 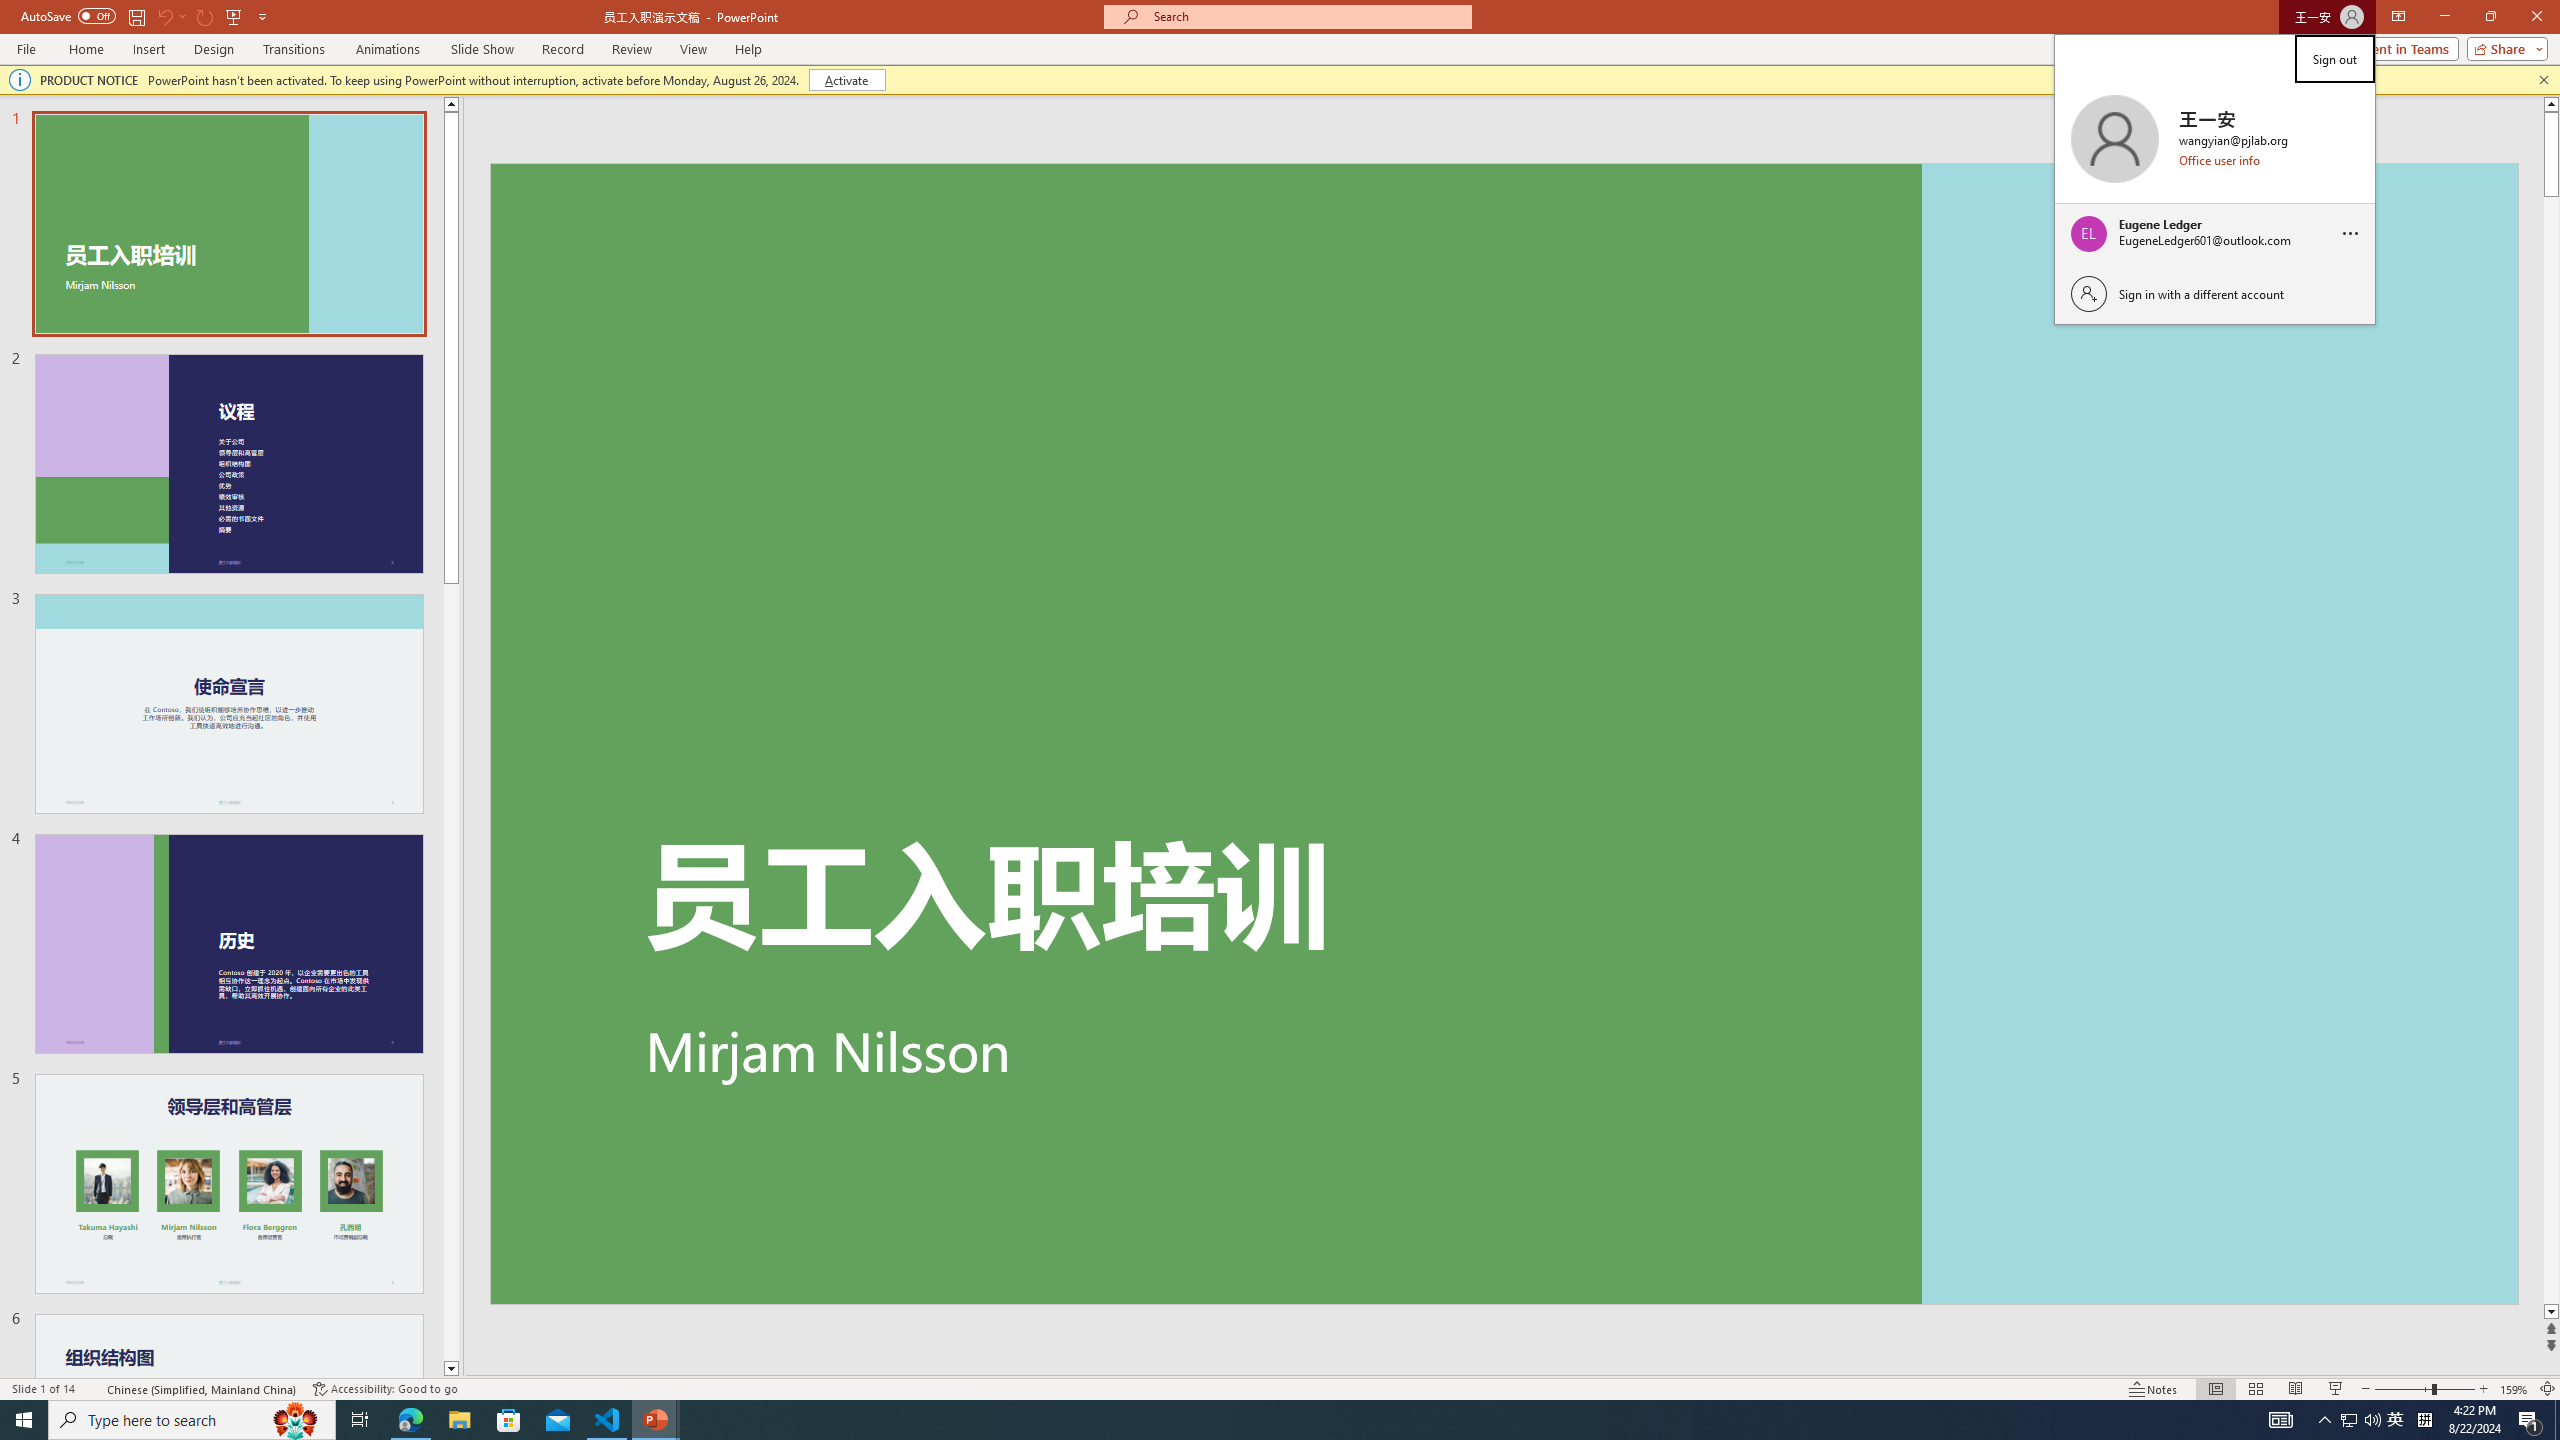 I want to click on 'Activate', so click(x=847, y=78).